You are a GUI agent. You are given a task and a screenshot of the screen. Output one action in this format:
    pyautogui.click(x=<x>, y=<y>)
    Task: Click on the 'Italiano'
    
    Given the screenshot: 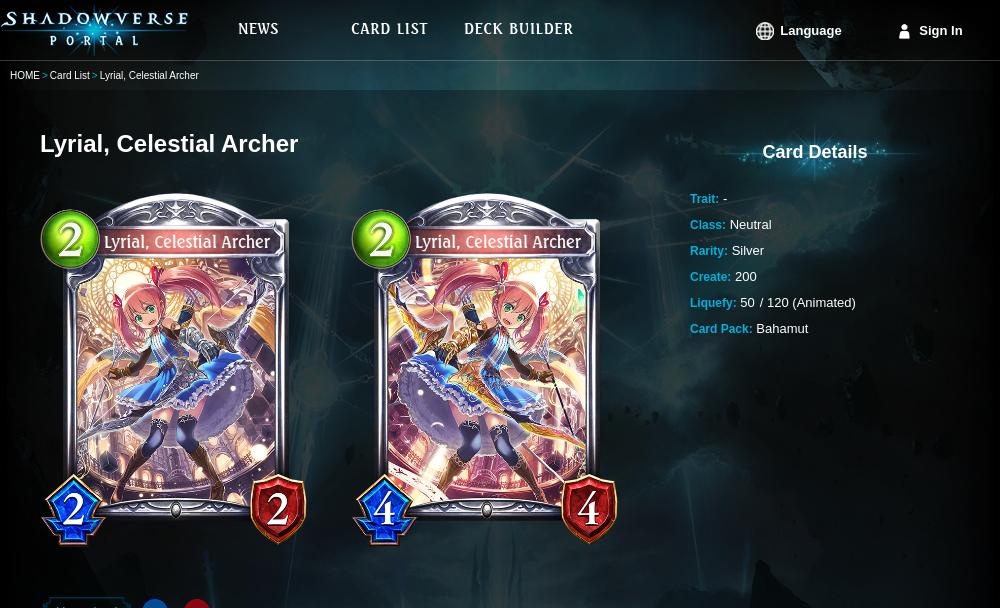 What is the action you would take?
    pyautogui.click(x=768, y=273)
    